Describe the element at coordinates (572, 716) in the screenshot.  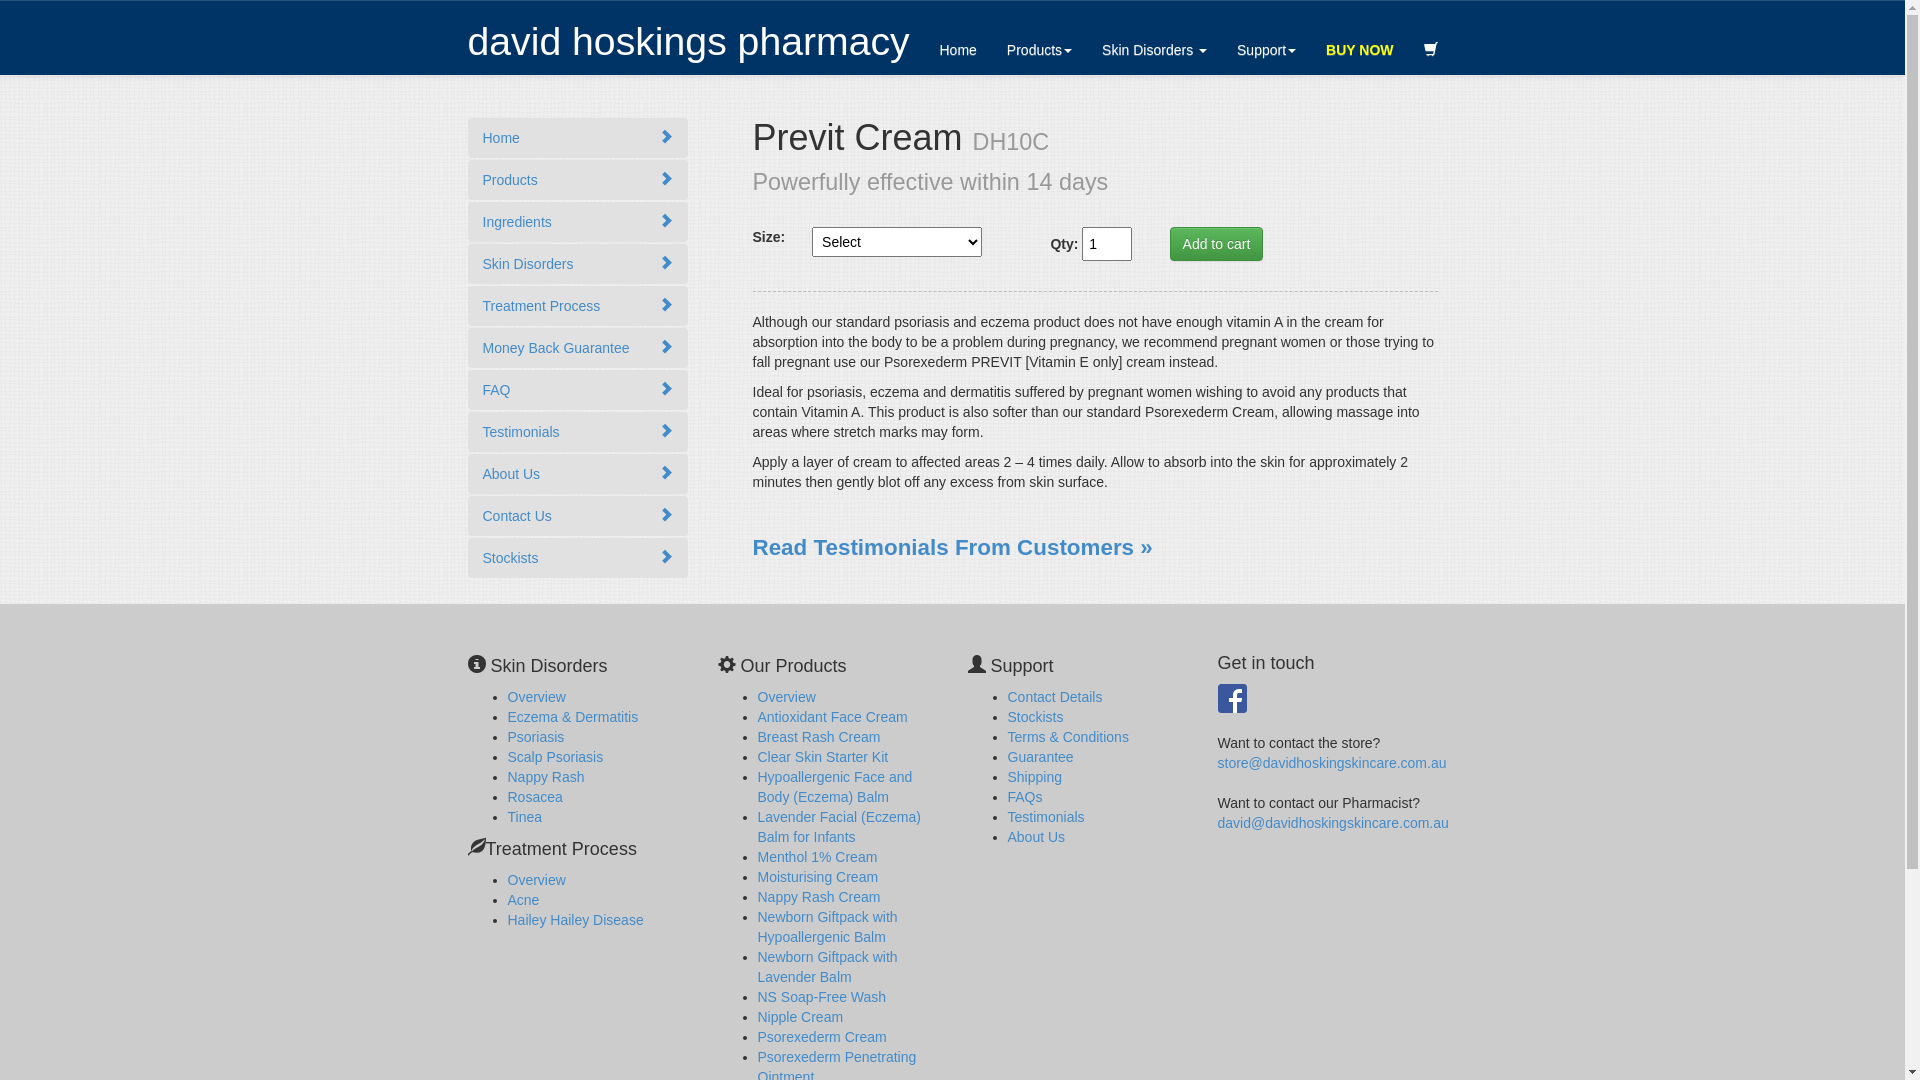
I see `'Eczema & Dermatitis'` at that location.